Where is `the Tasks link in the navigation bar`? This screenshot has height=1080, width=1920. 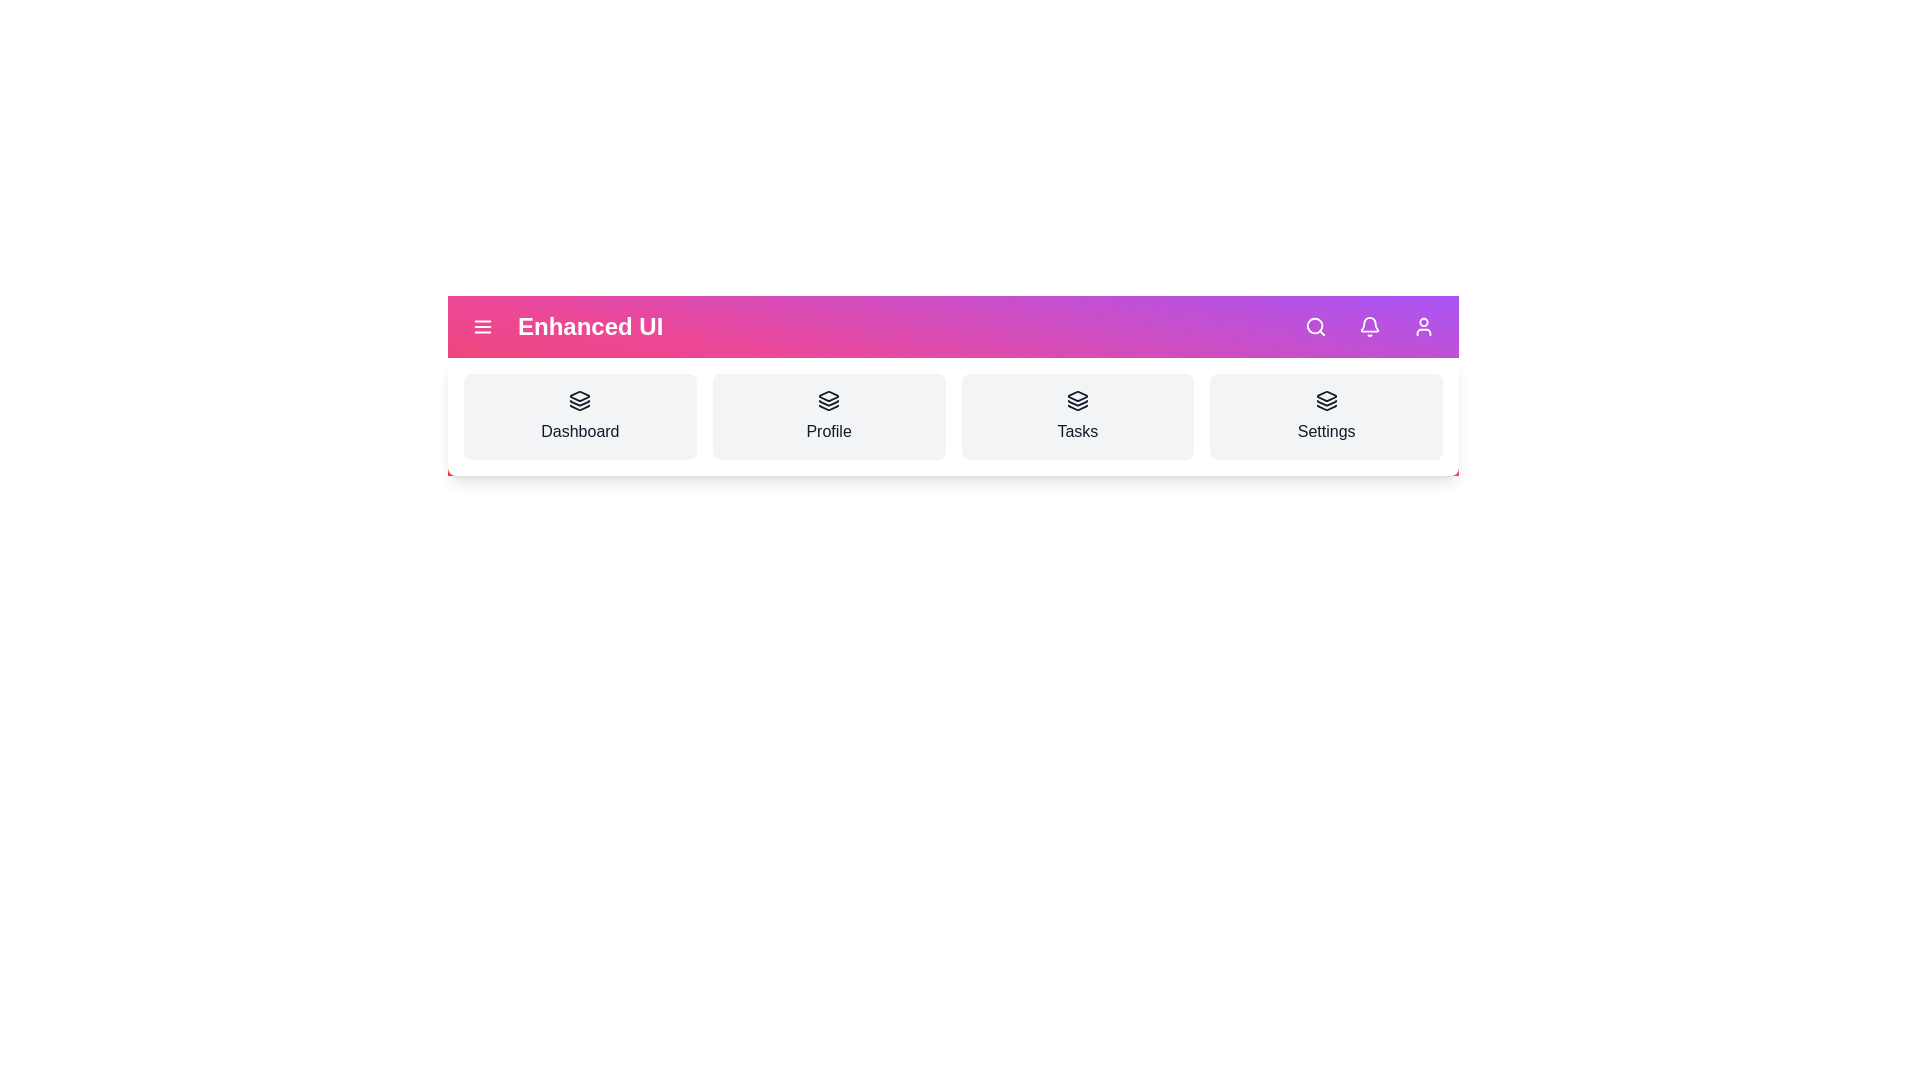 the Tasks link in the navigation bar is located at coordinates (1077, 415).